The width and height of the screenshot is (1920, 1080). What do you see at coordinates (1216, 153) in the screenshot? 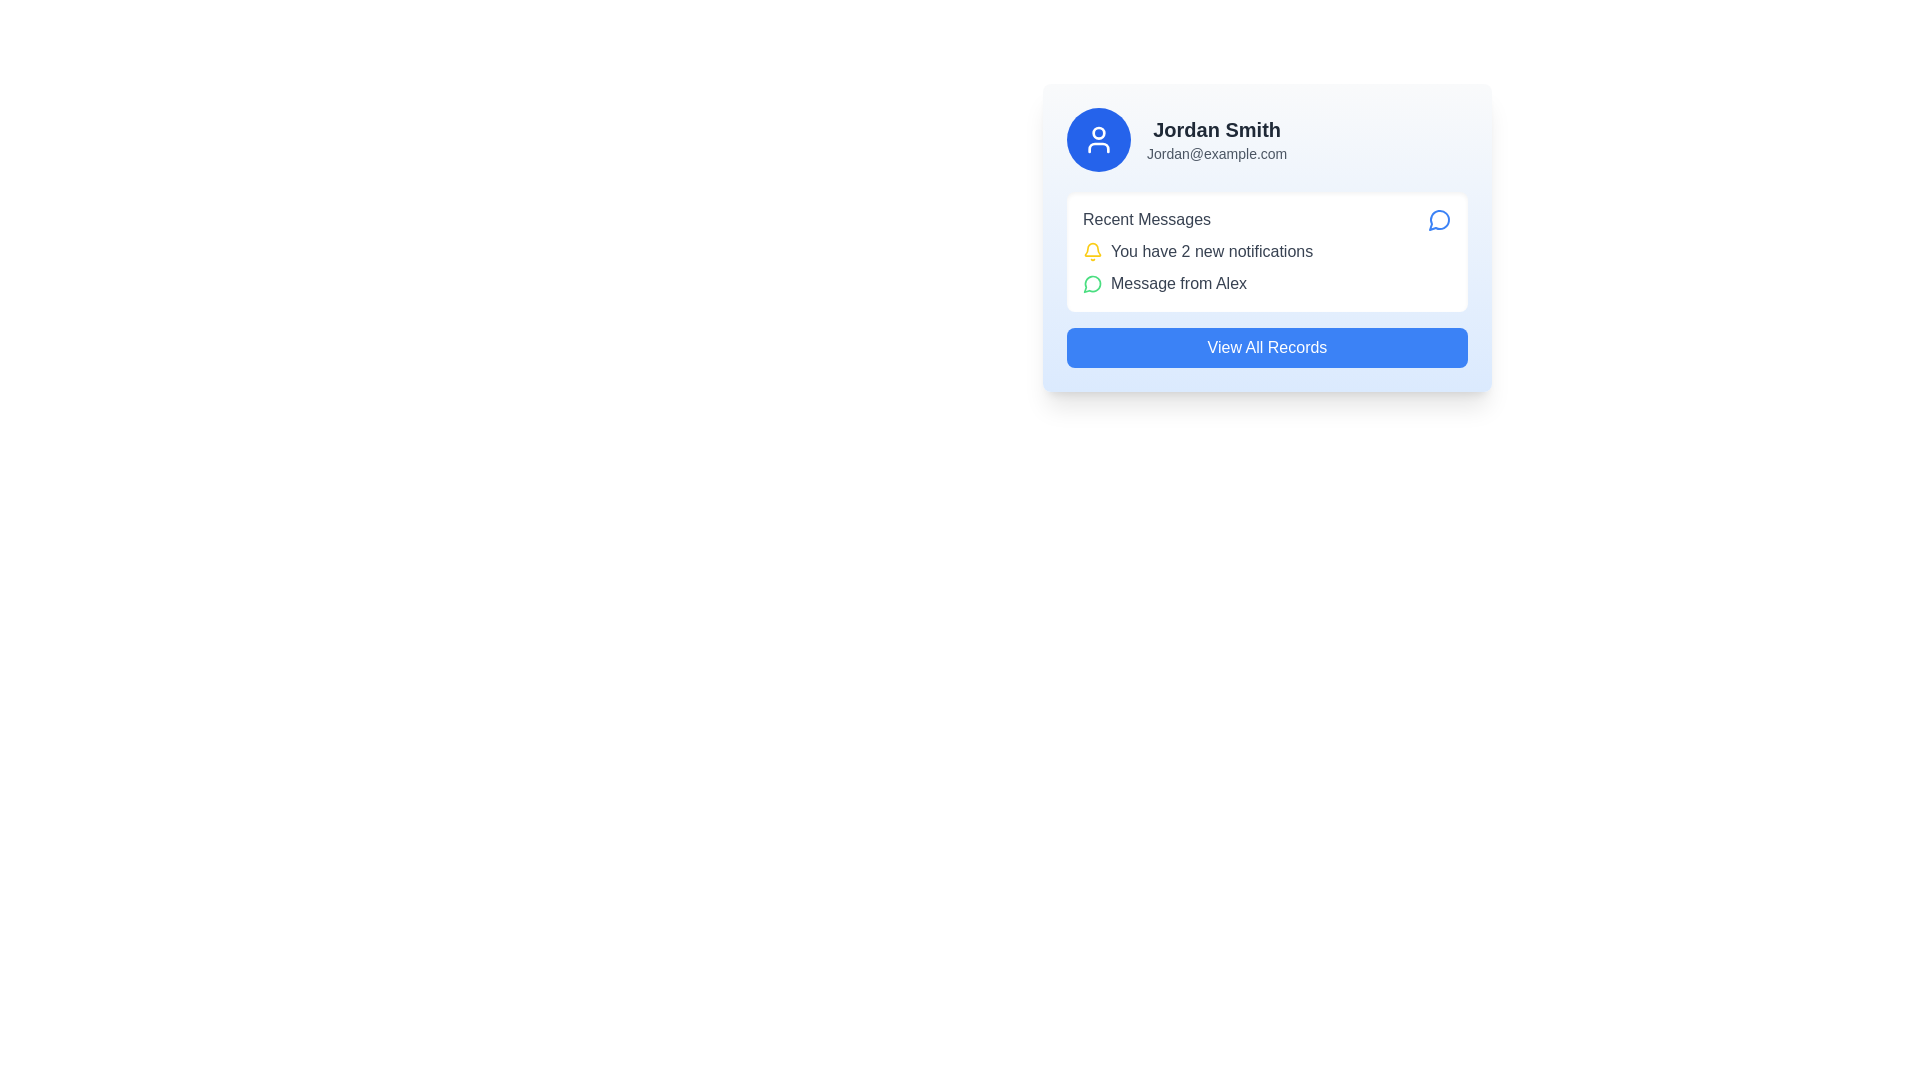
I see `the informational text label displaying the email address associated with user 'Jordan Smith', located directly below the name in the top-right corner of the interface` at bounding box center [1216, 153].